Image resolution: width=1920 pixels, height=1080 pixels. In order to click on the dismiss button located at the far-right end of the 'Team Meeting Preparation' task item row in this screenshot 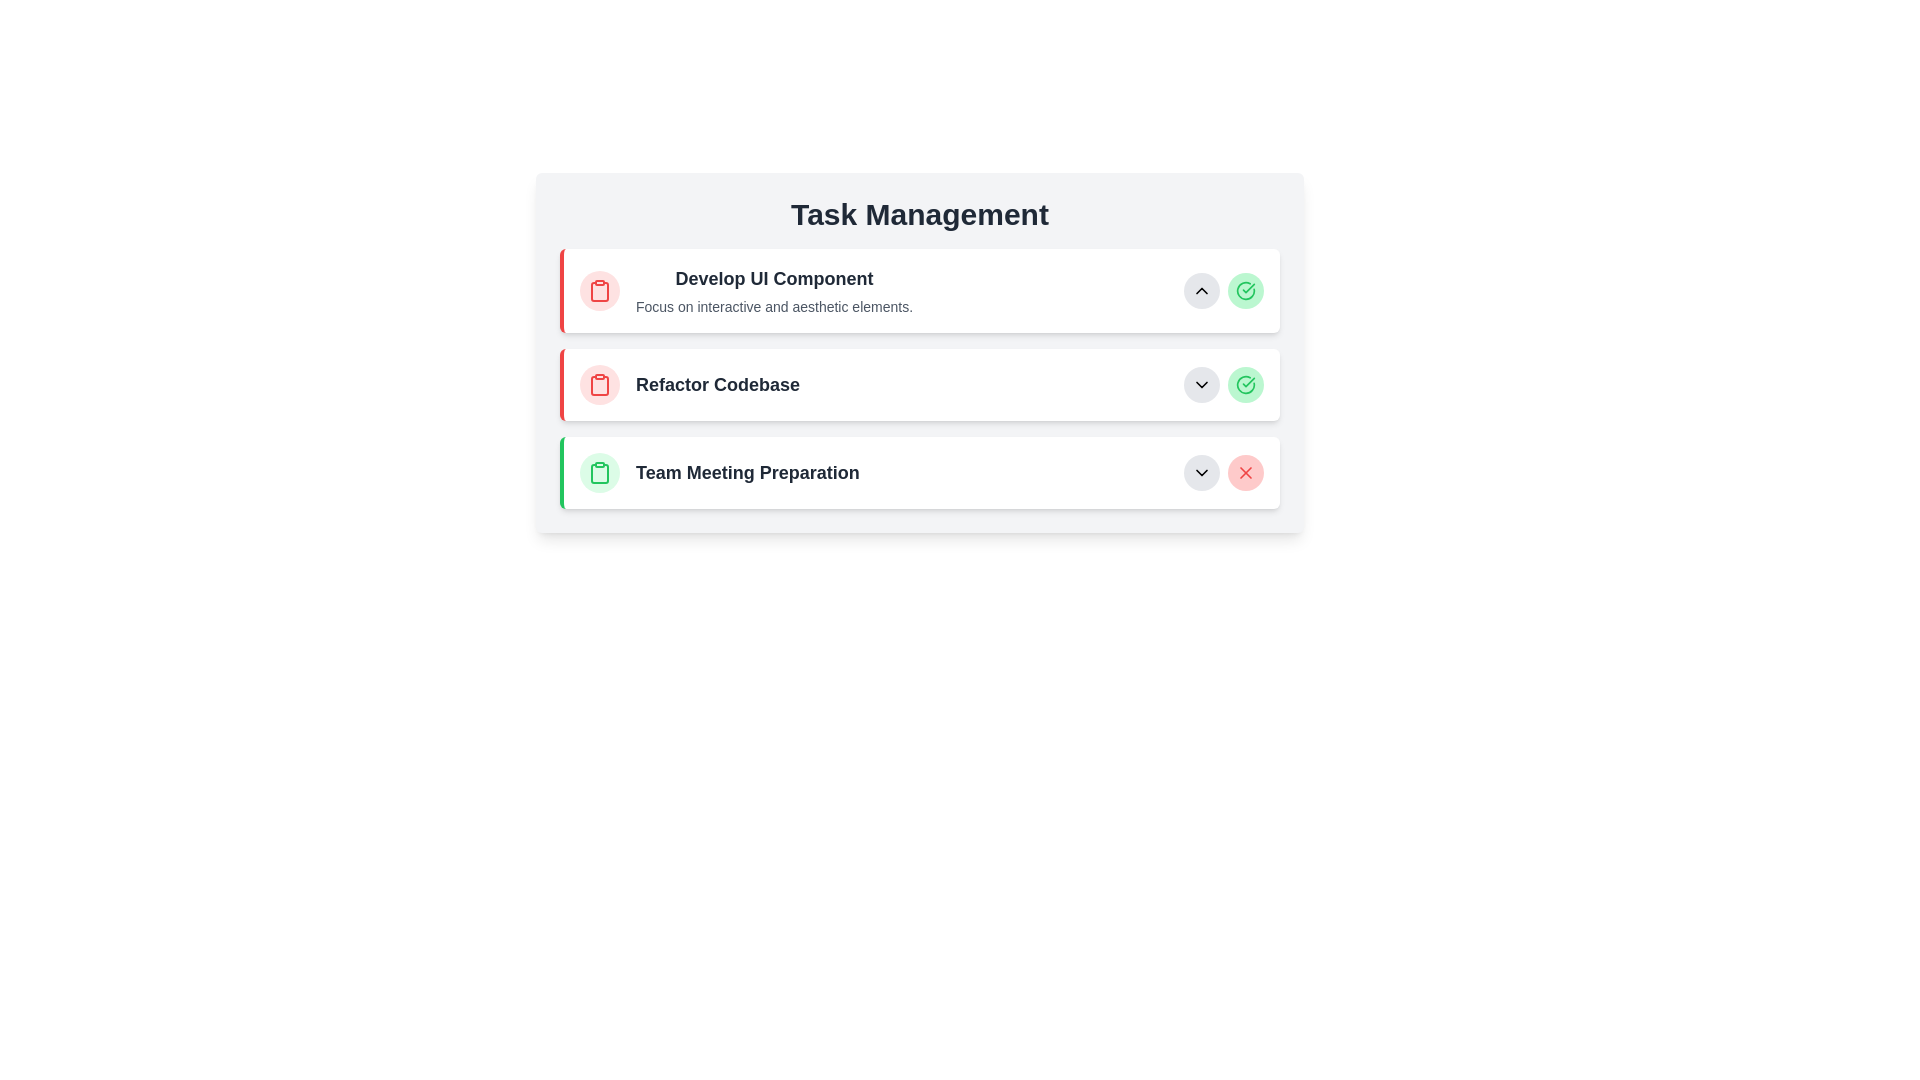, I will do `click(1245, 473)`.